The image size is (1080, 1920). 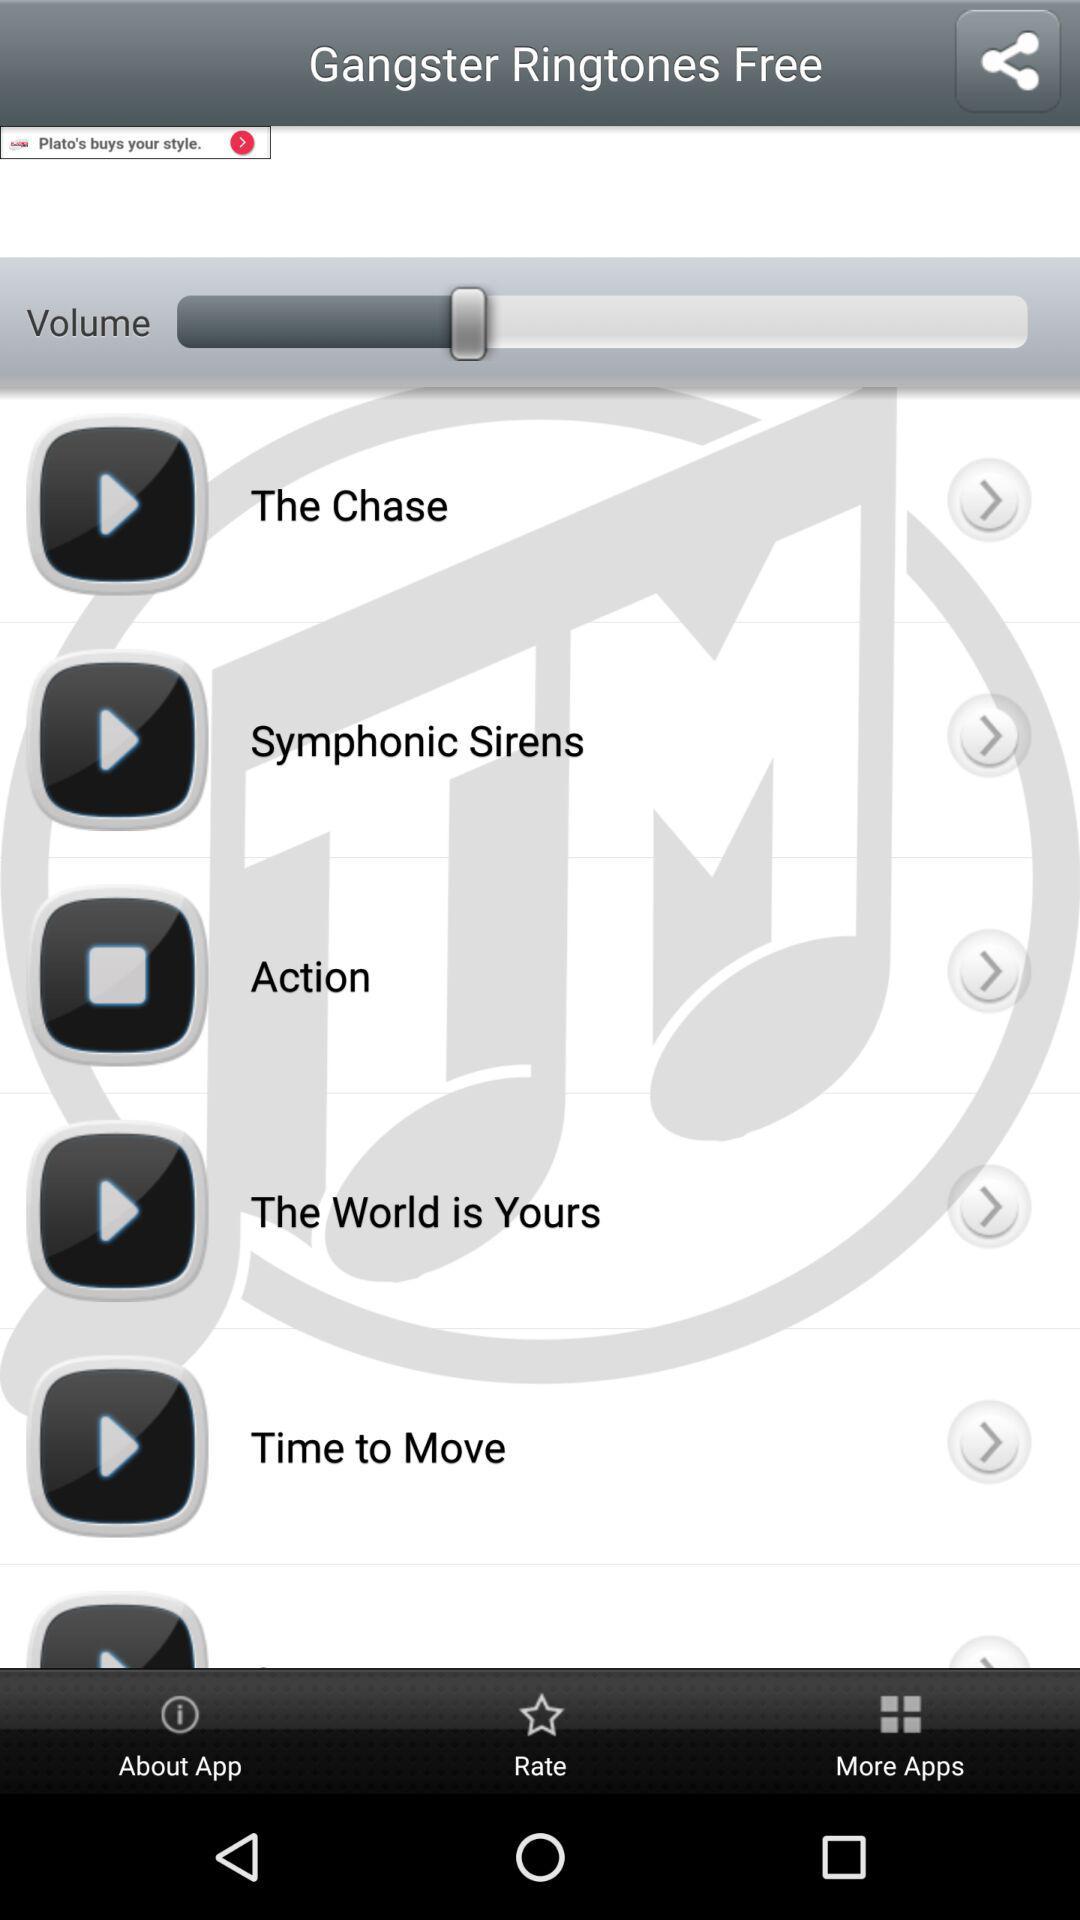 What do you see at coordinates (1007, 62) in the screenshot?
I see `share the ringtones` at bounding box center [1007, 62].